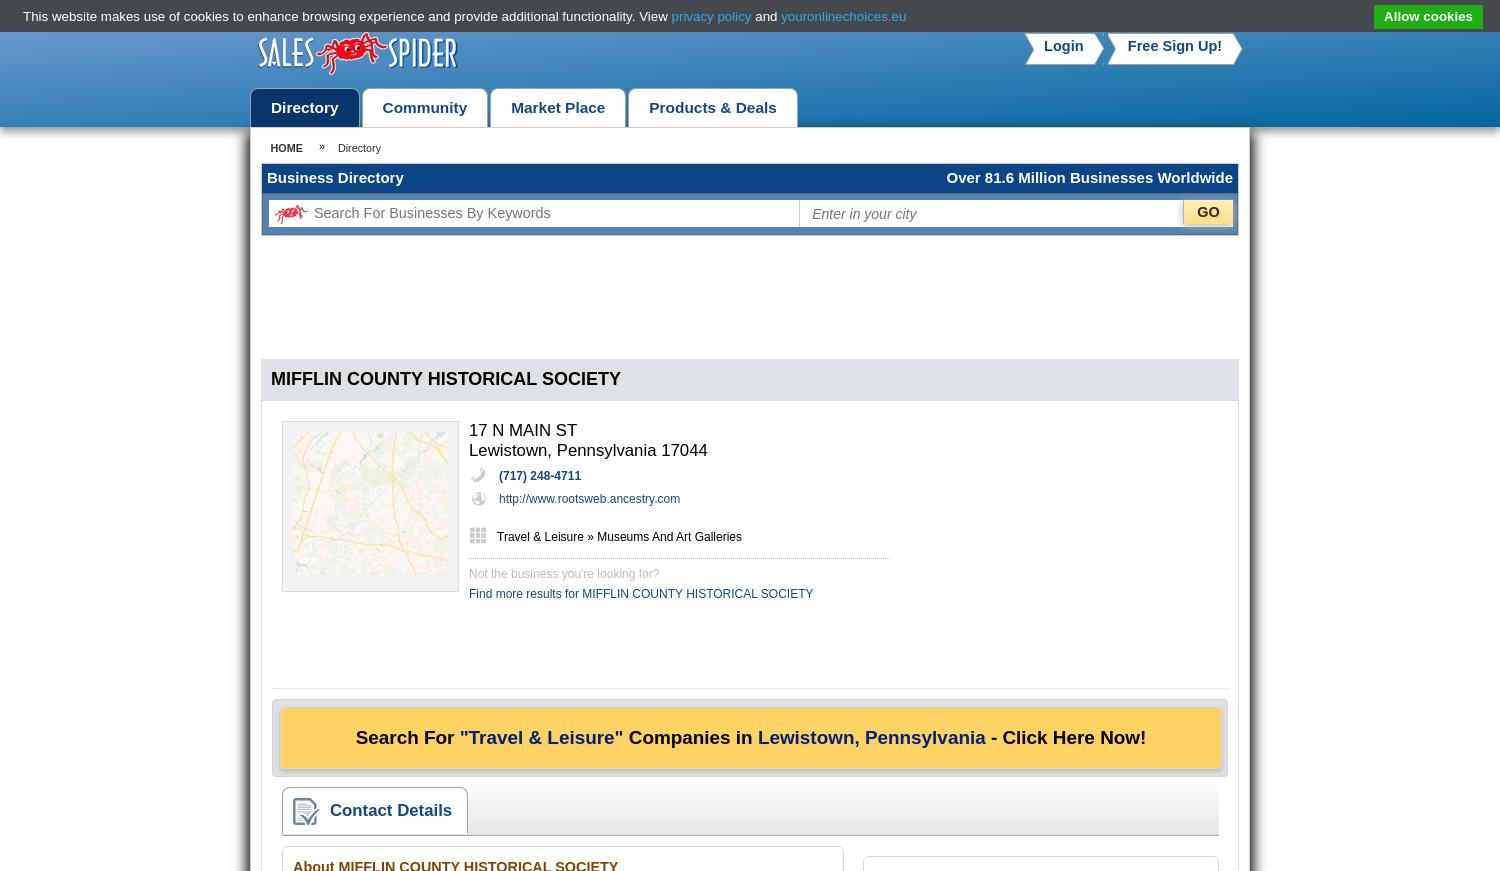 Image resolution: width=1500 pixels, height=871 pixels. Describe the element at coordinates (684, 450) in the screenshot. I see `'17044'` at that location.